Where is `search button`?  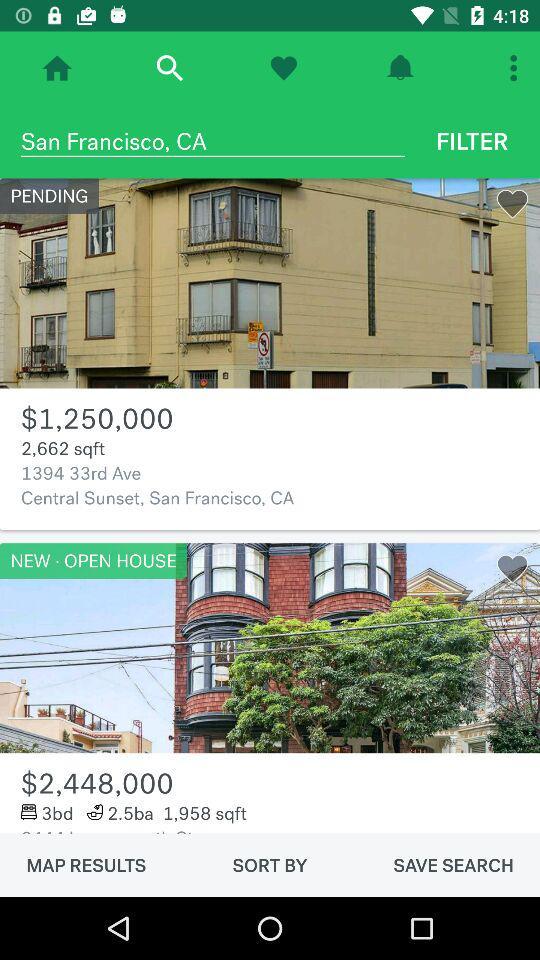 search button is located at coordinates (168, 68).